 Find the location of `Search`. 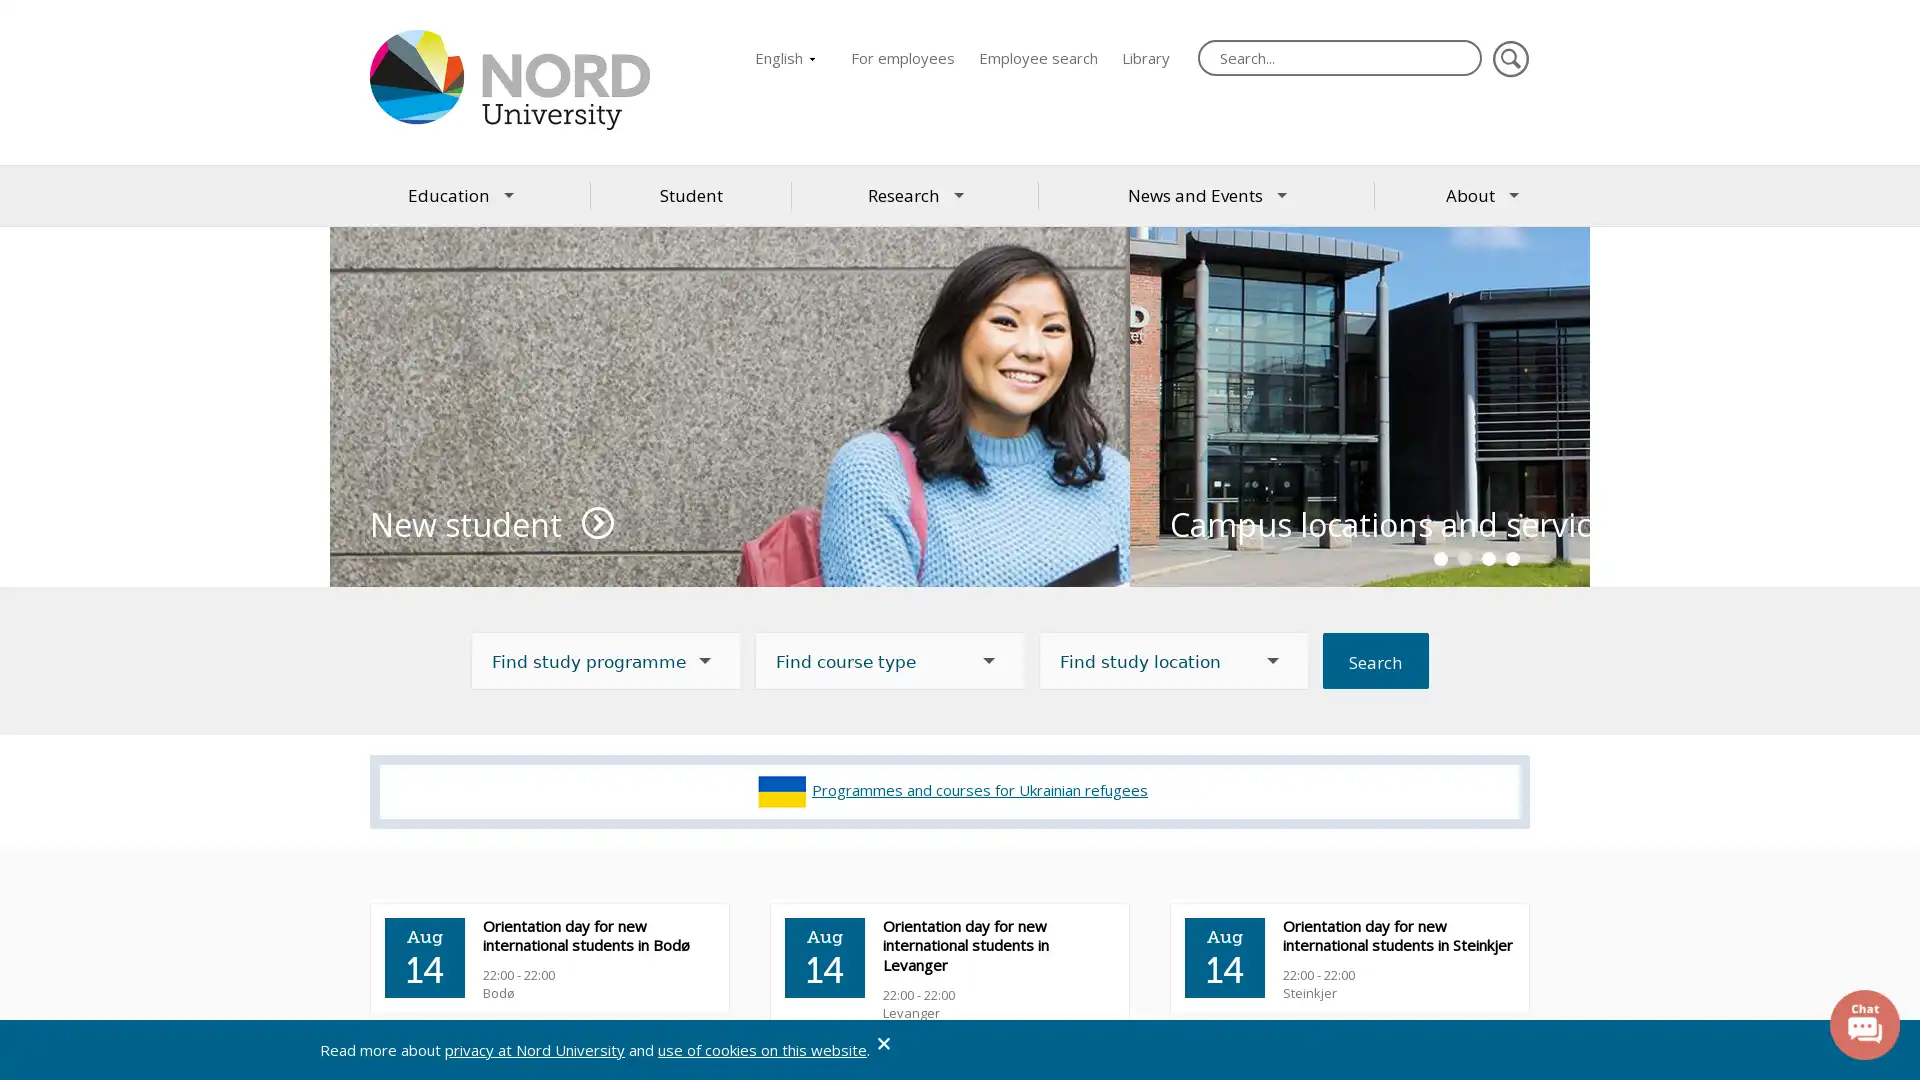

Search is located at coordinates (1375, 659).